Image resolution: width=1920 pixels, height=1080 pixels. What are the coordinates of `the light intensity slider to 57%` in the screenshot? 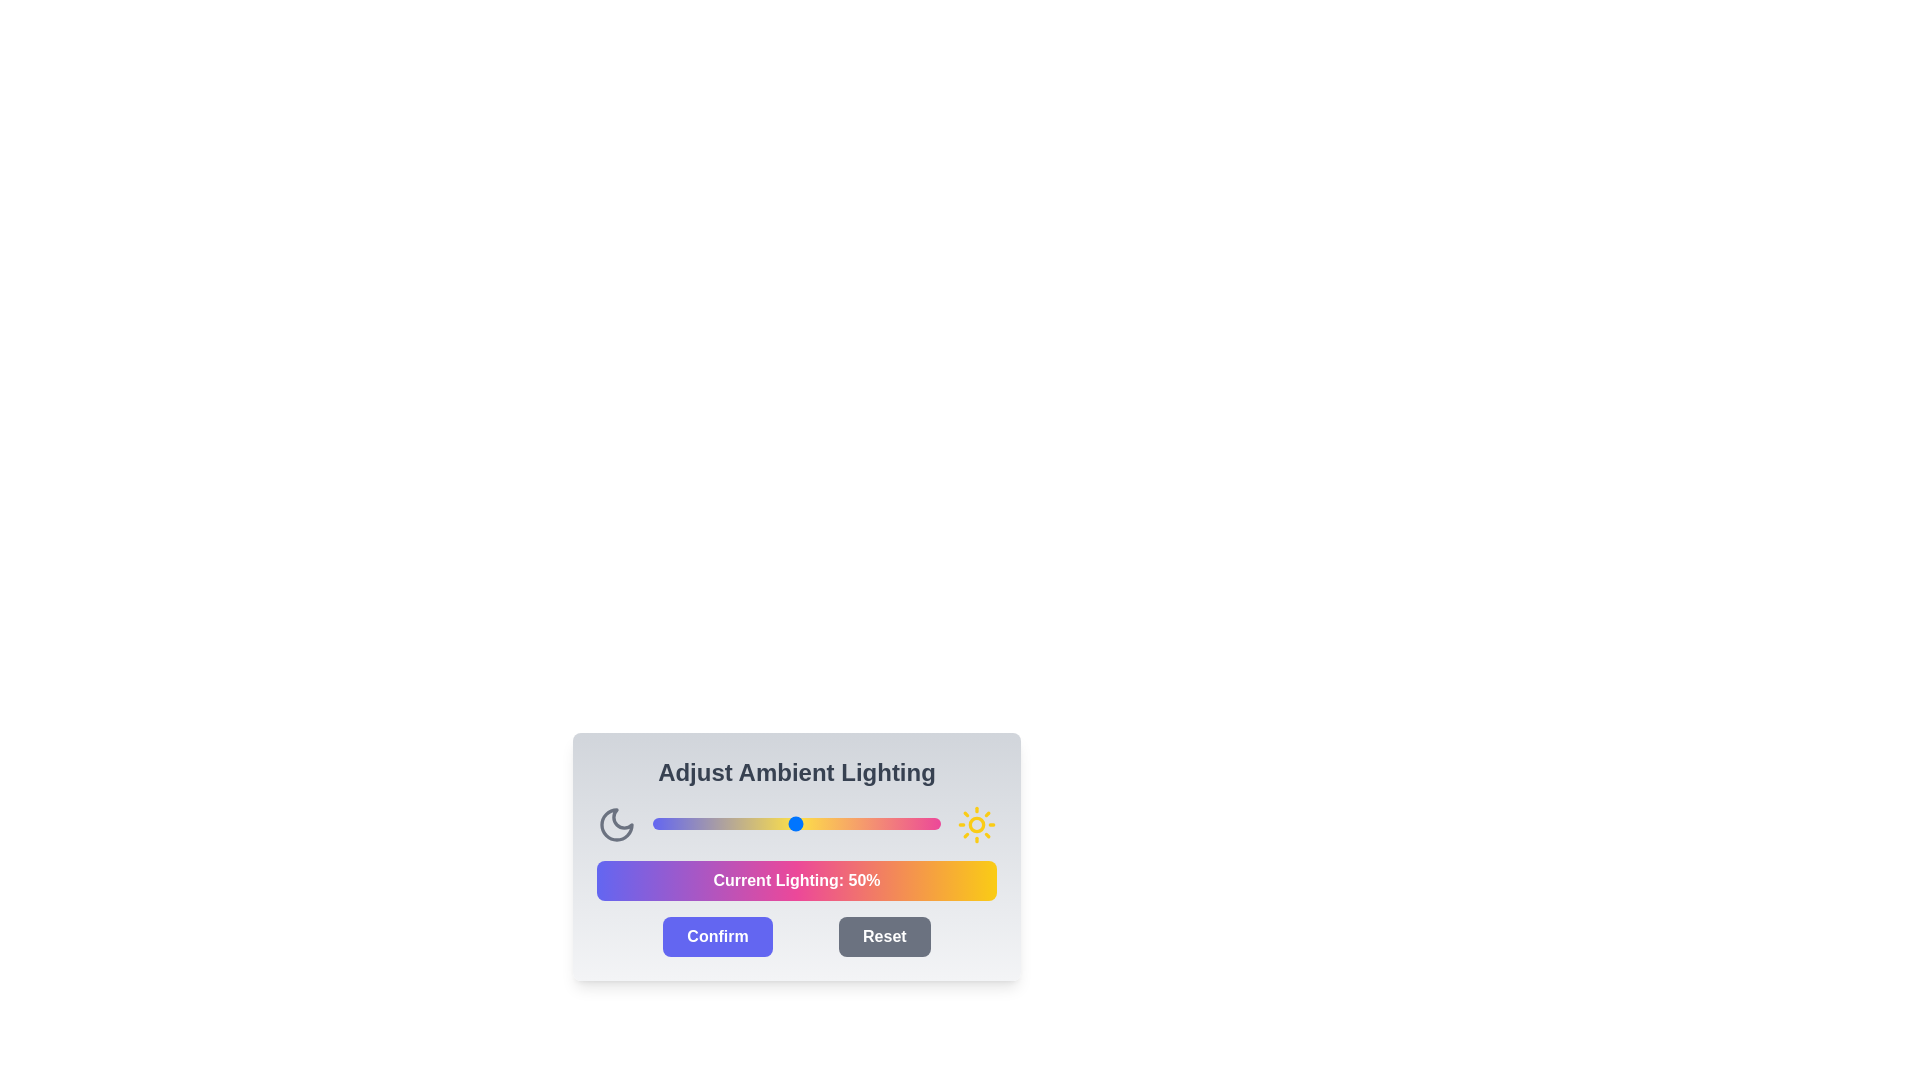 It's located at (817, 824).